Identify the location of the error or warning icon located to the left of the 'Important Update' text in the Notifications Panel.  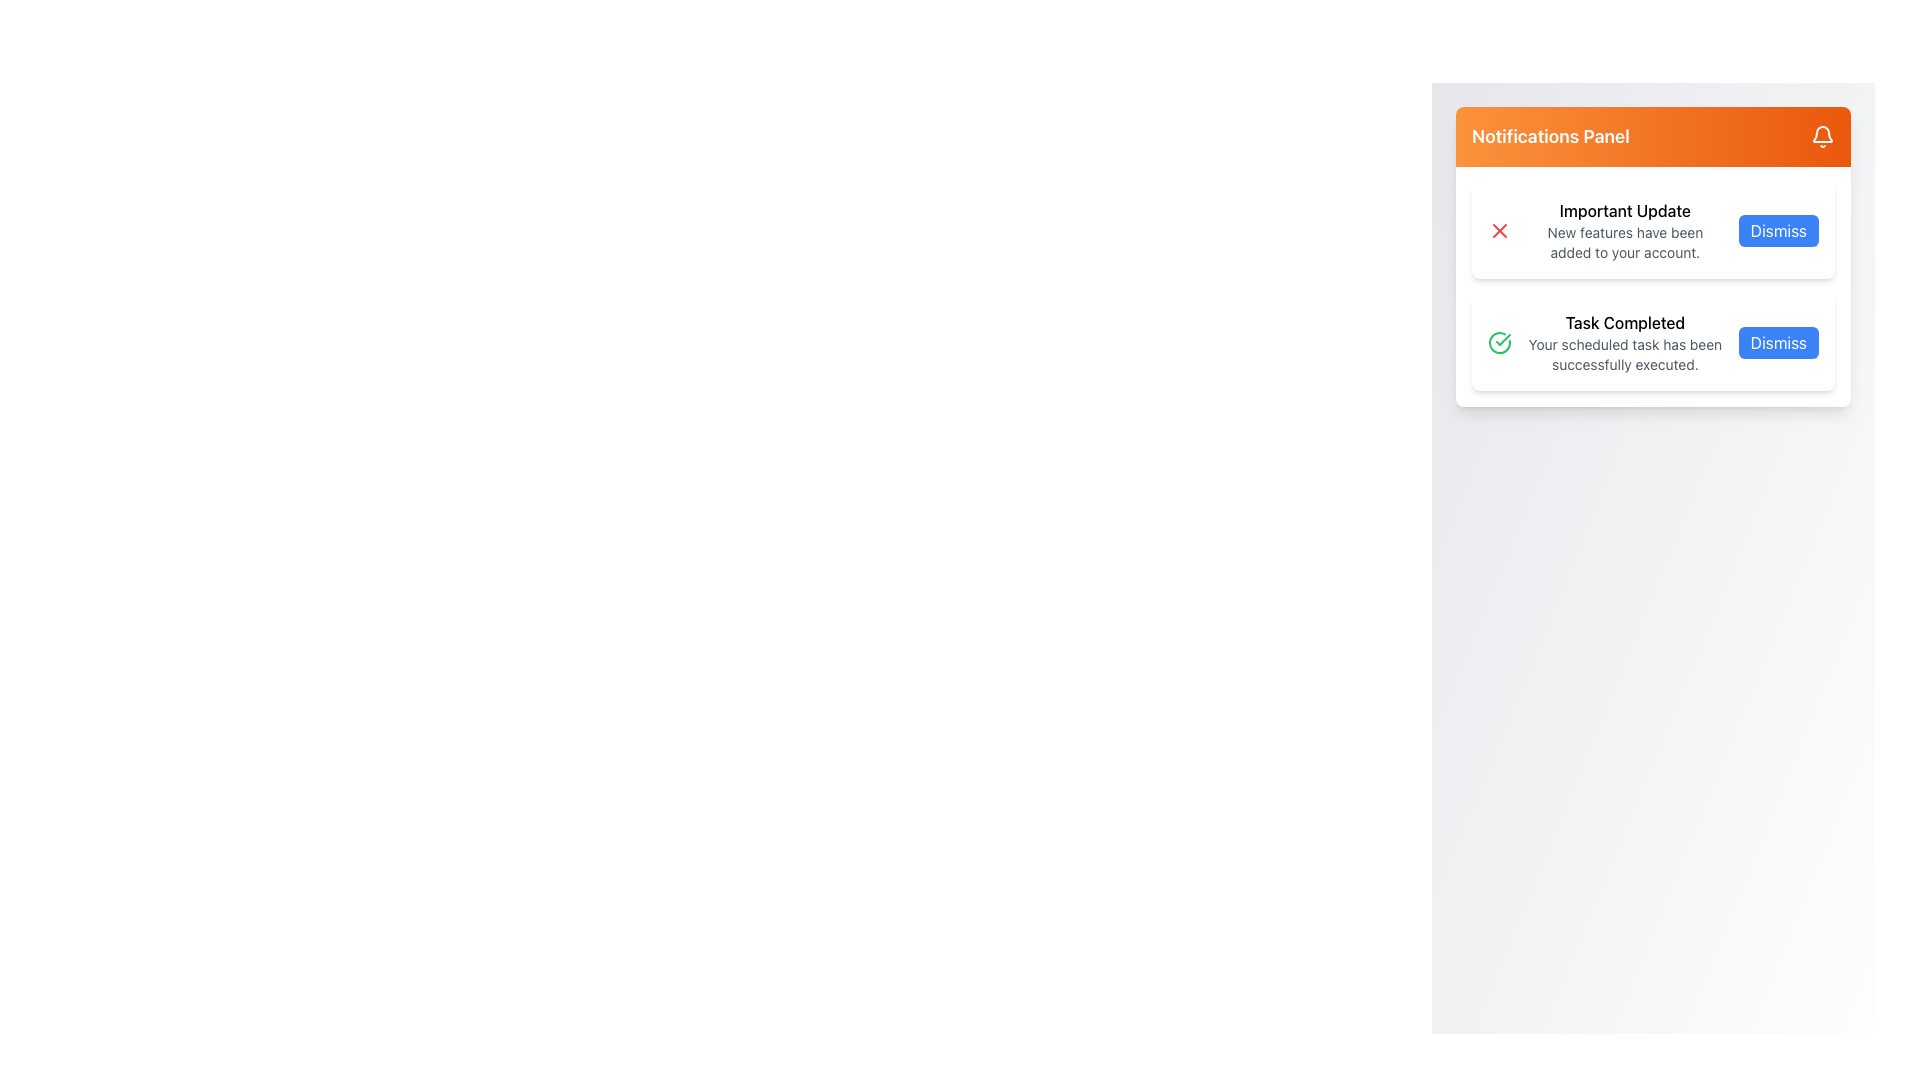
(1499, 230).